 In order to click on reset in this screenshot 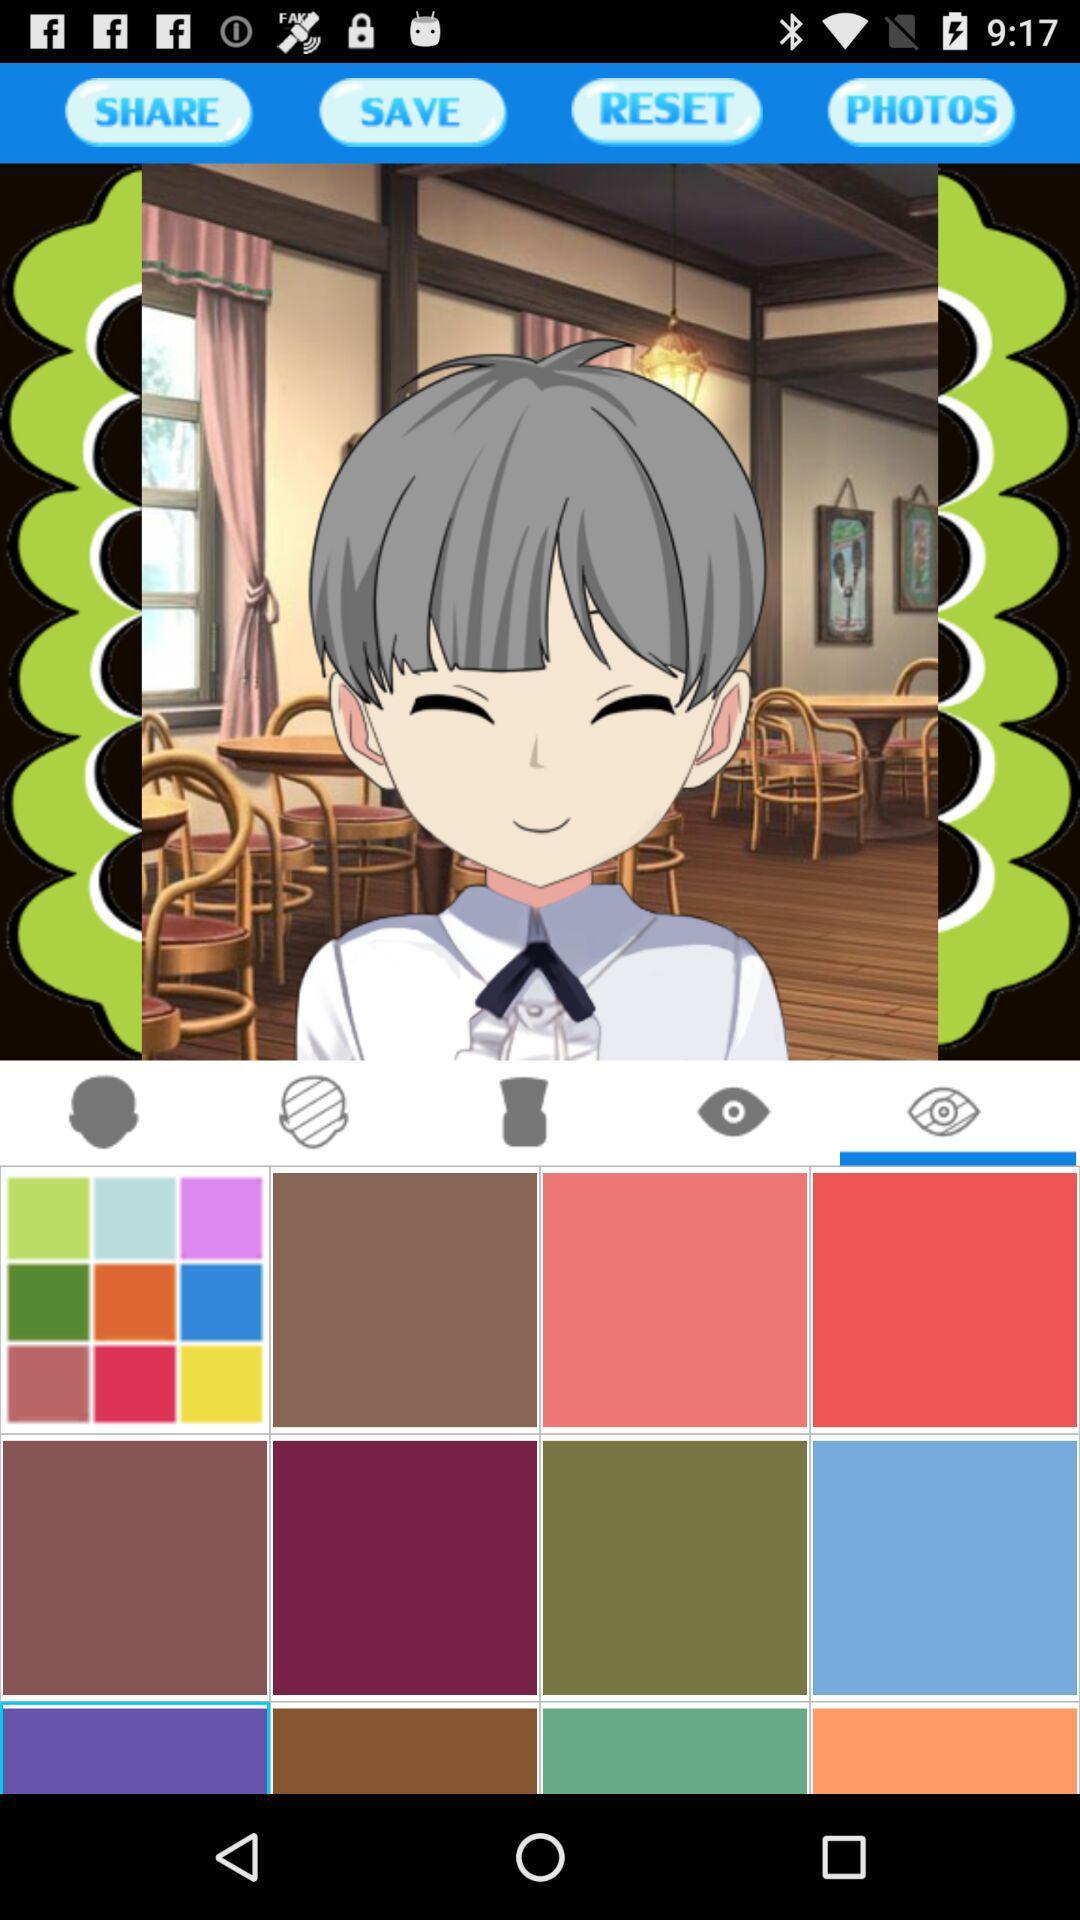, I will do `click(667, 111)`.